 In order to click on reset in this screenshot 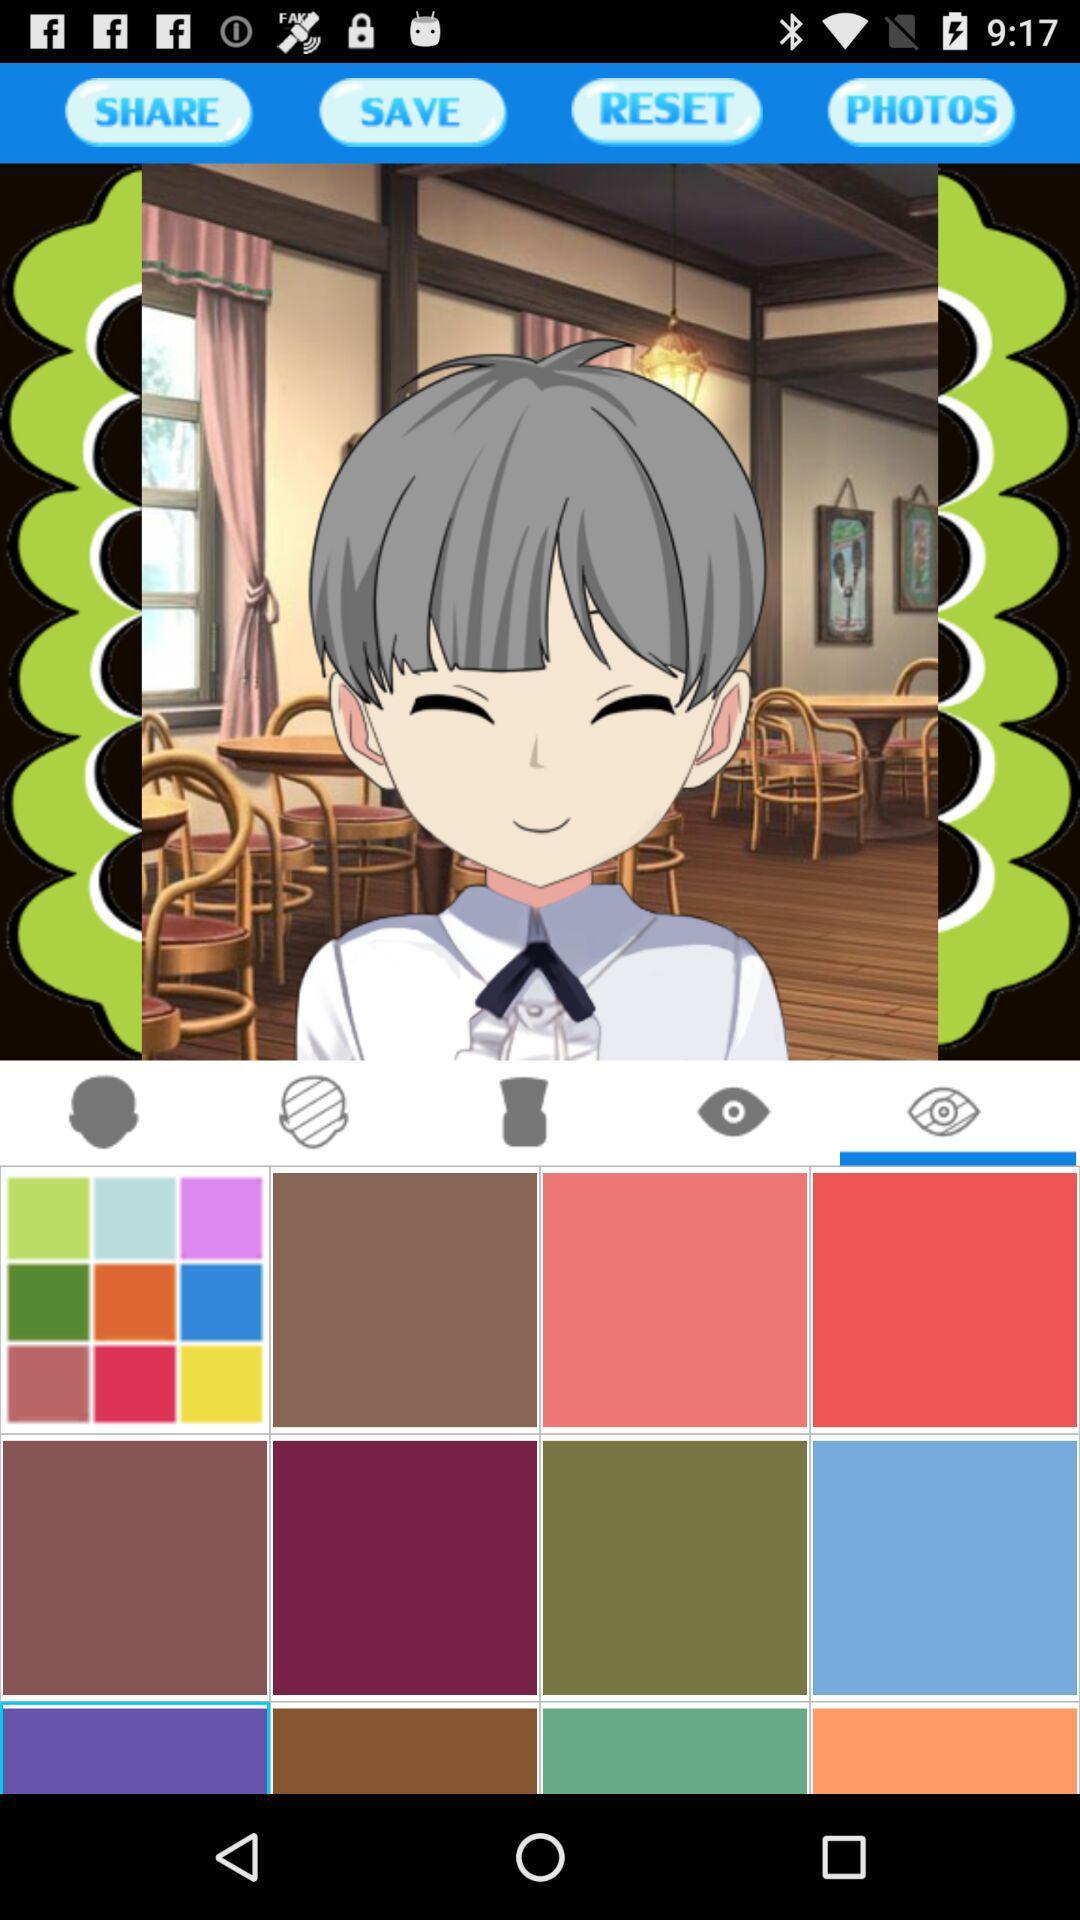, I will do `click(667, 111)`.